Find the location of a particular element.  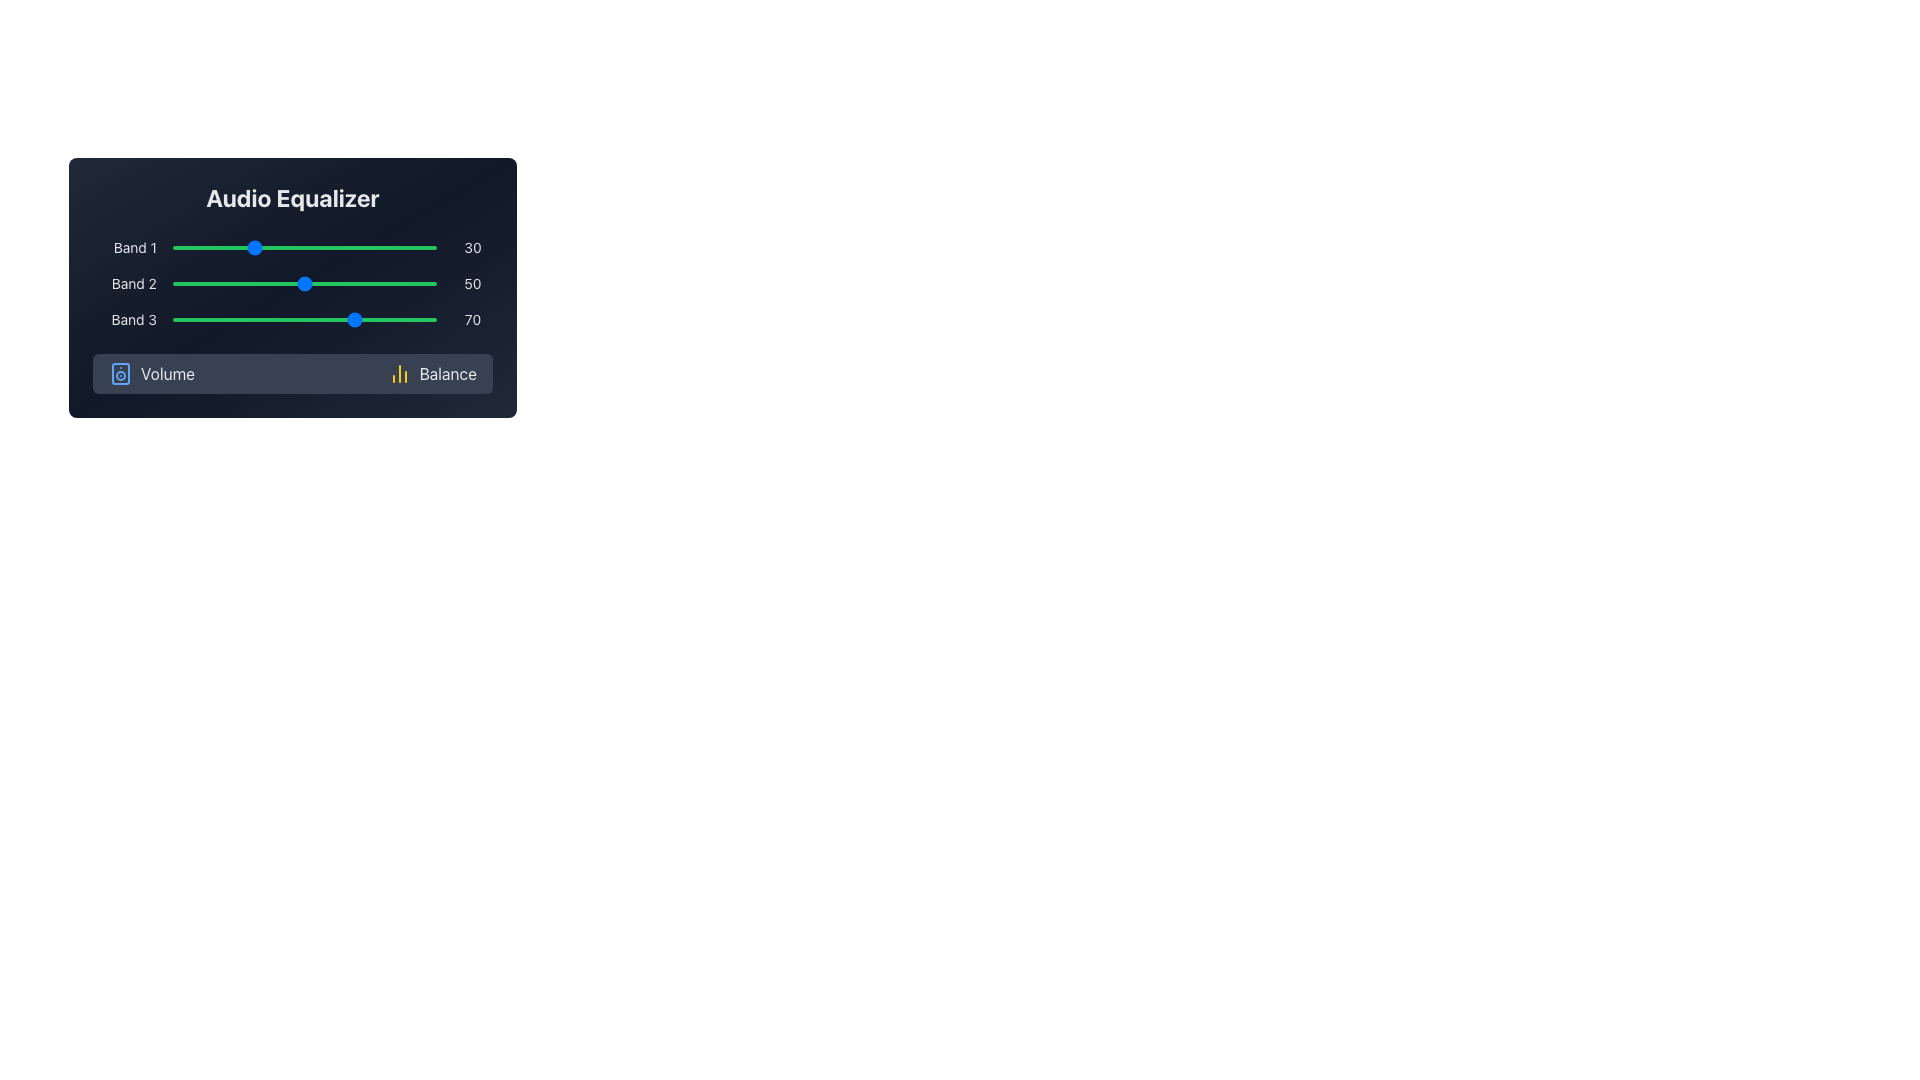

the slider thumb of the Horizontal slider labeled 'Band 2' is located at coordinates (291, 284).